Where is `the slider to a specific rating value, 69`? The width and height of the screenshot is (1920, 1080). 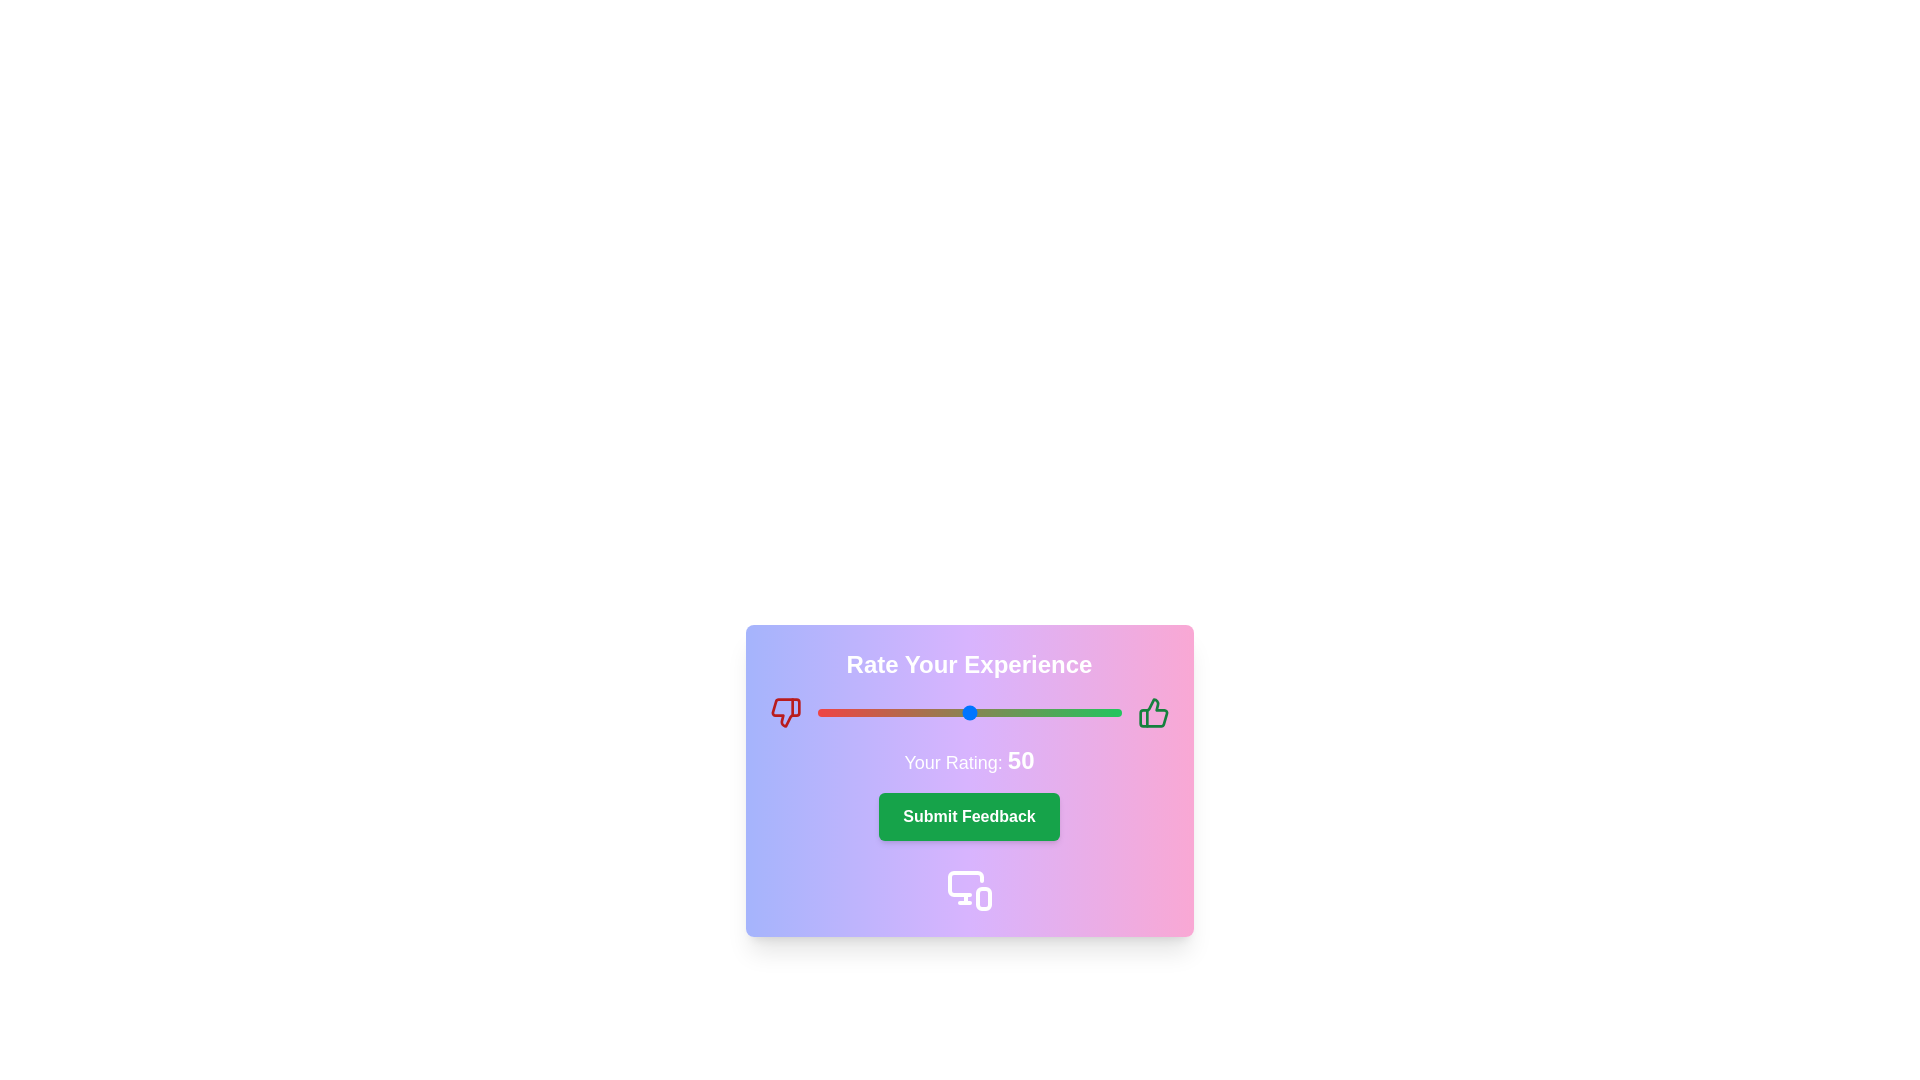 the slider to a specific rating value, 69 is located at coordinates (1027, 712).